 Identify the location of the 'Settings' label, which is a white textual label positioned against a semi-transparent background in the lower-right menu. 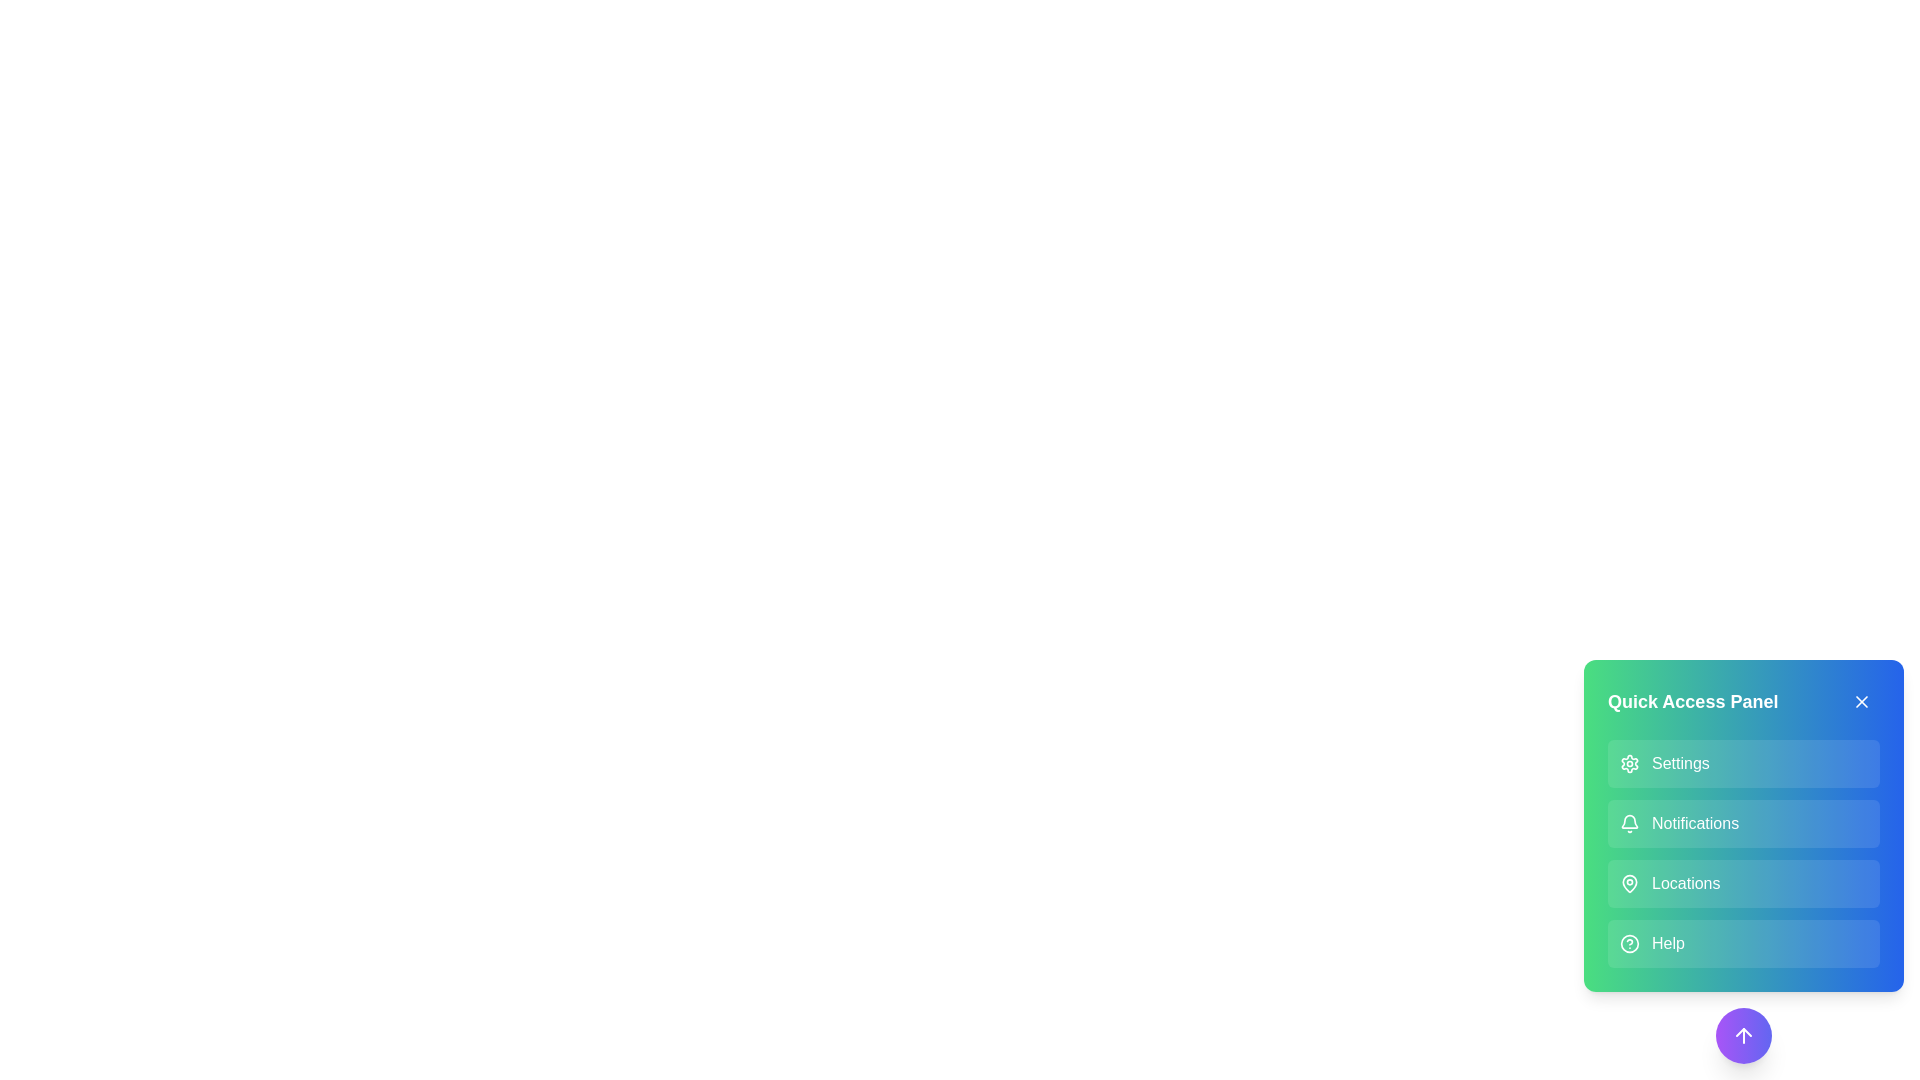
(1680, 763).